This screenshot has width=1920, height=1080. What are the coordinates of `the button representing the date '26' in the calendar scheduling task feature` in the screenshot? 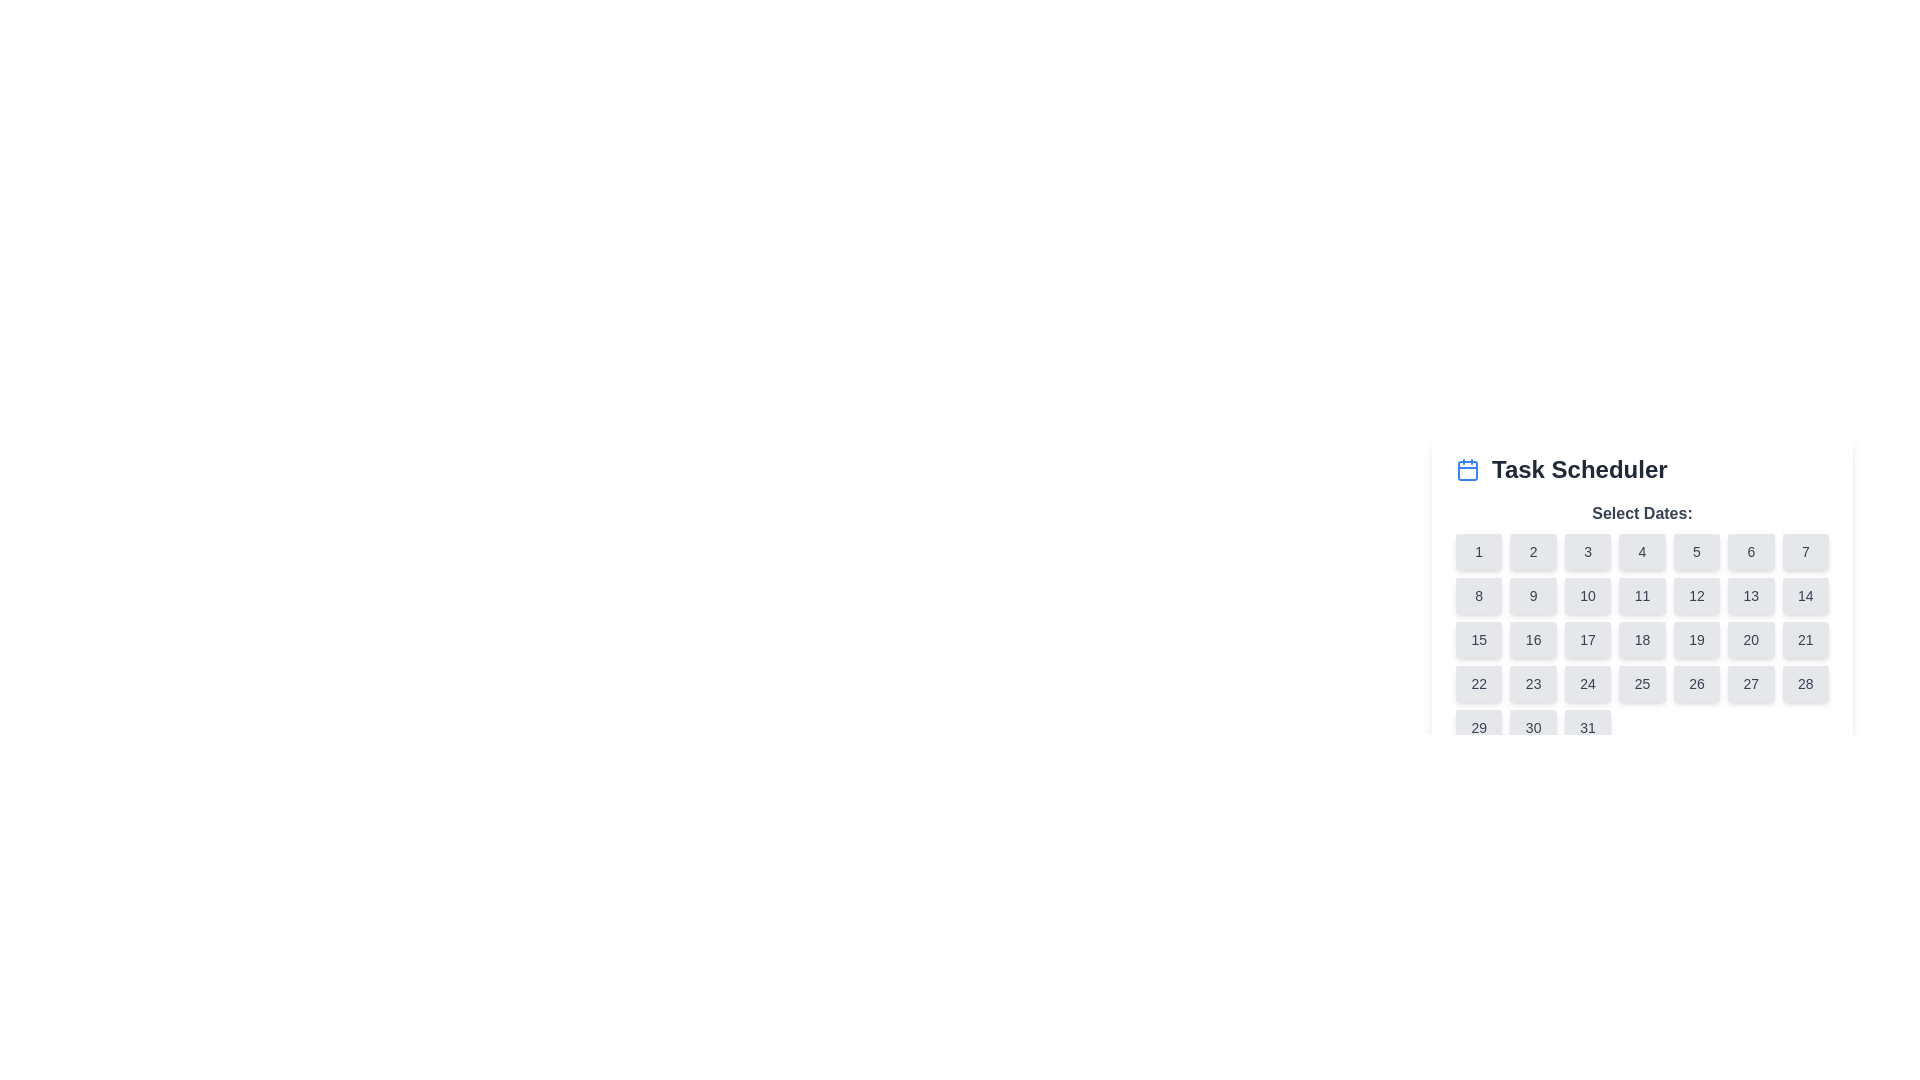 It's located at (1695, 682).